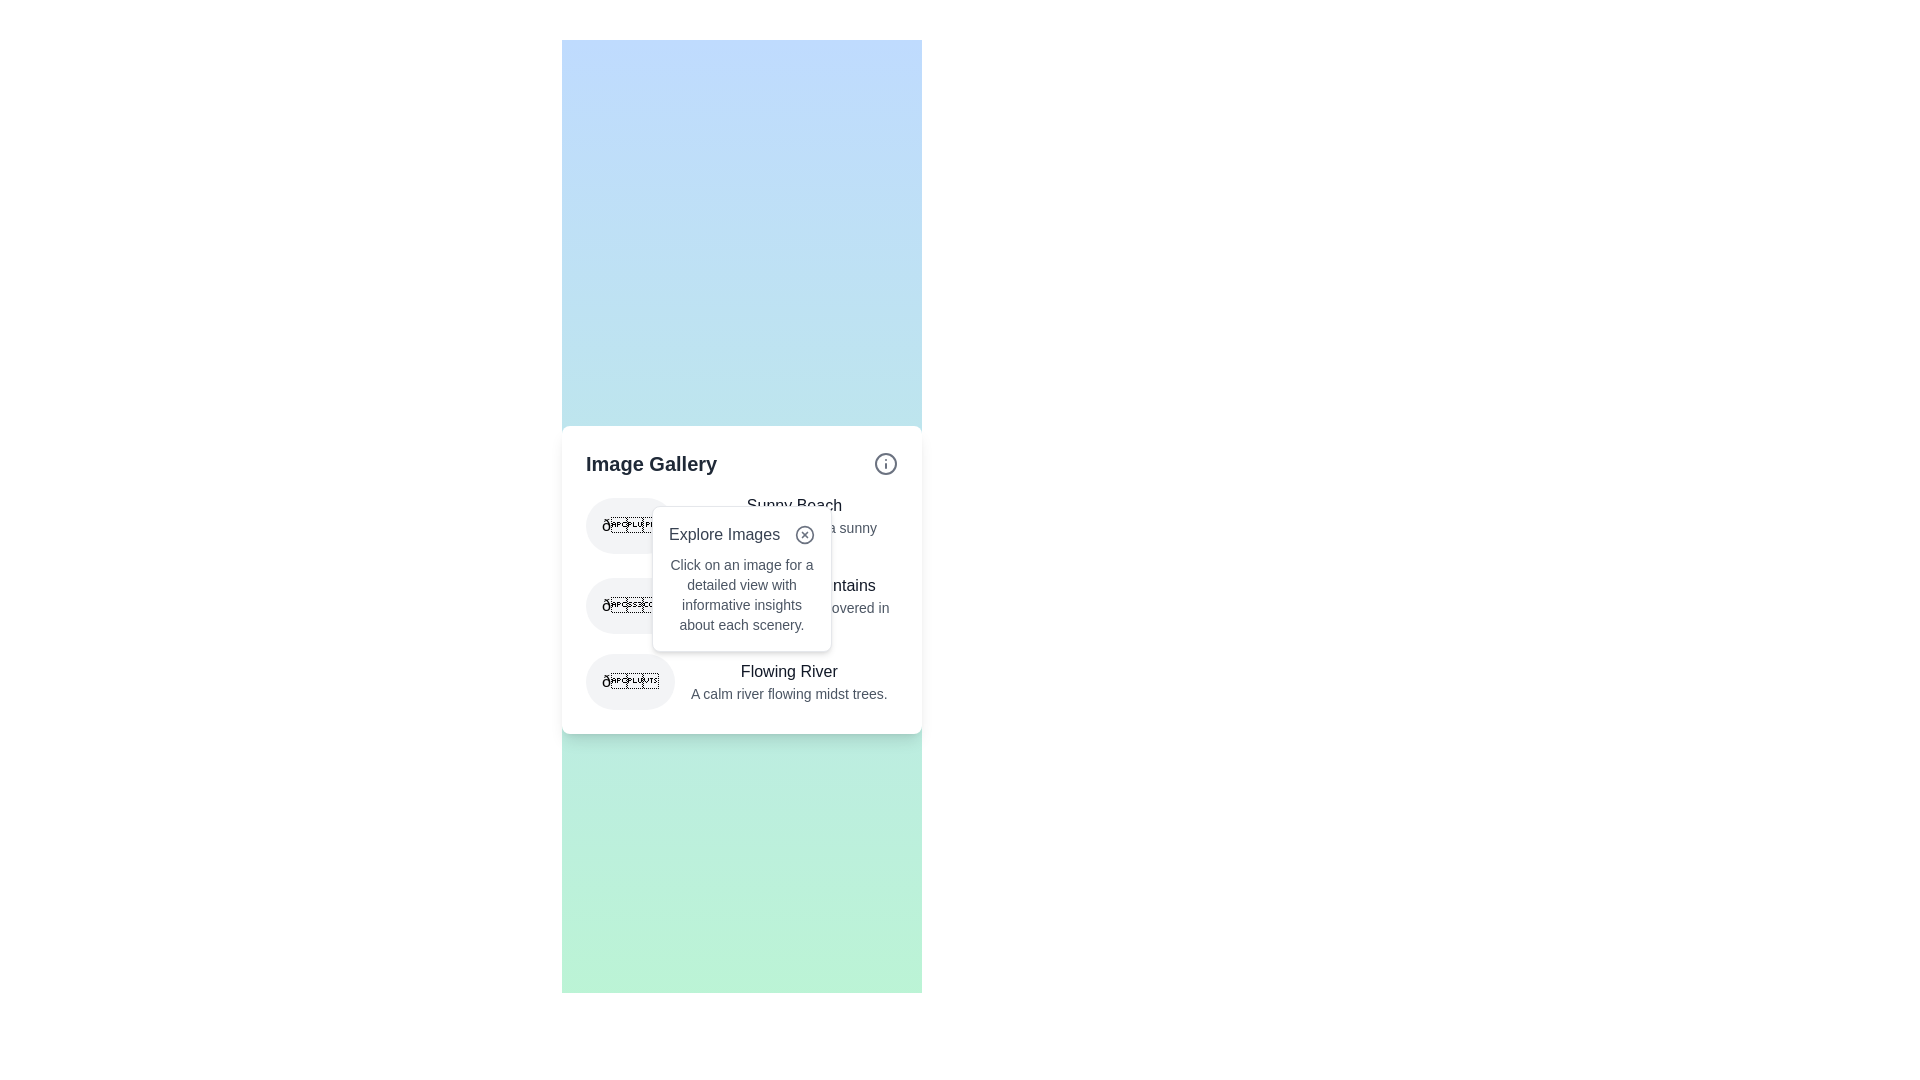 Image resolution: width=1920 pixels, height=1080 pixels. I want to click on the informational icon located to the right of the 'Image Gallery' text in the header, so click(885, 463).